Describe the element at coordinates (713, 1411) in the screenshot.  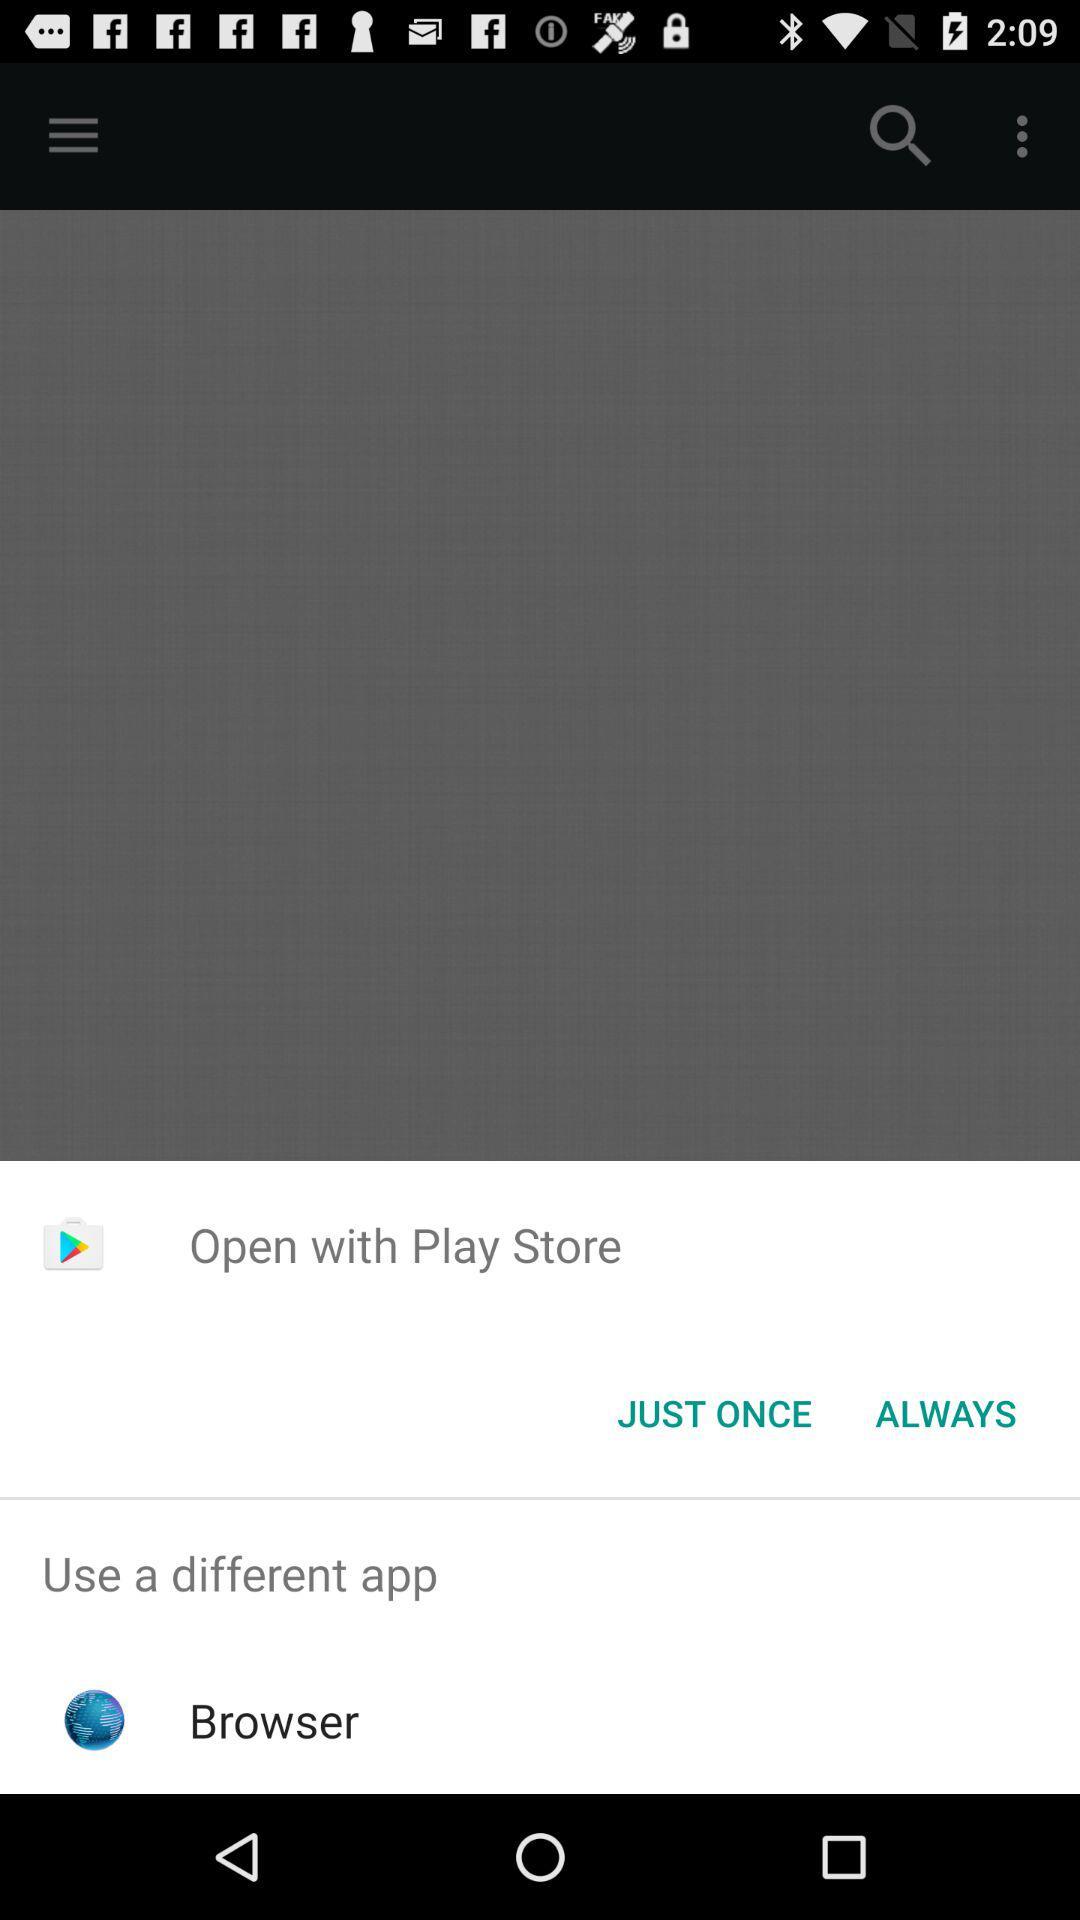
I see `the icon to the left of always` at that location.